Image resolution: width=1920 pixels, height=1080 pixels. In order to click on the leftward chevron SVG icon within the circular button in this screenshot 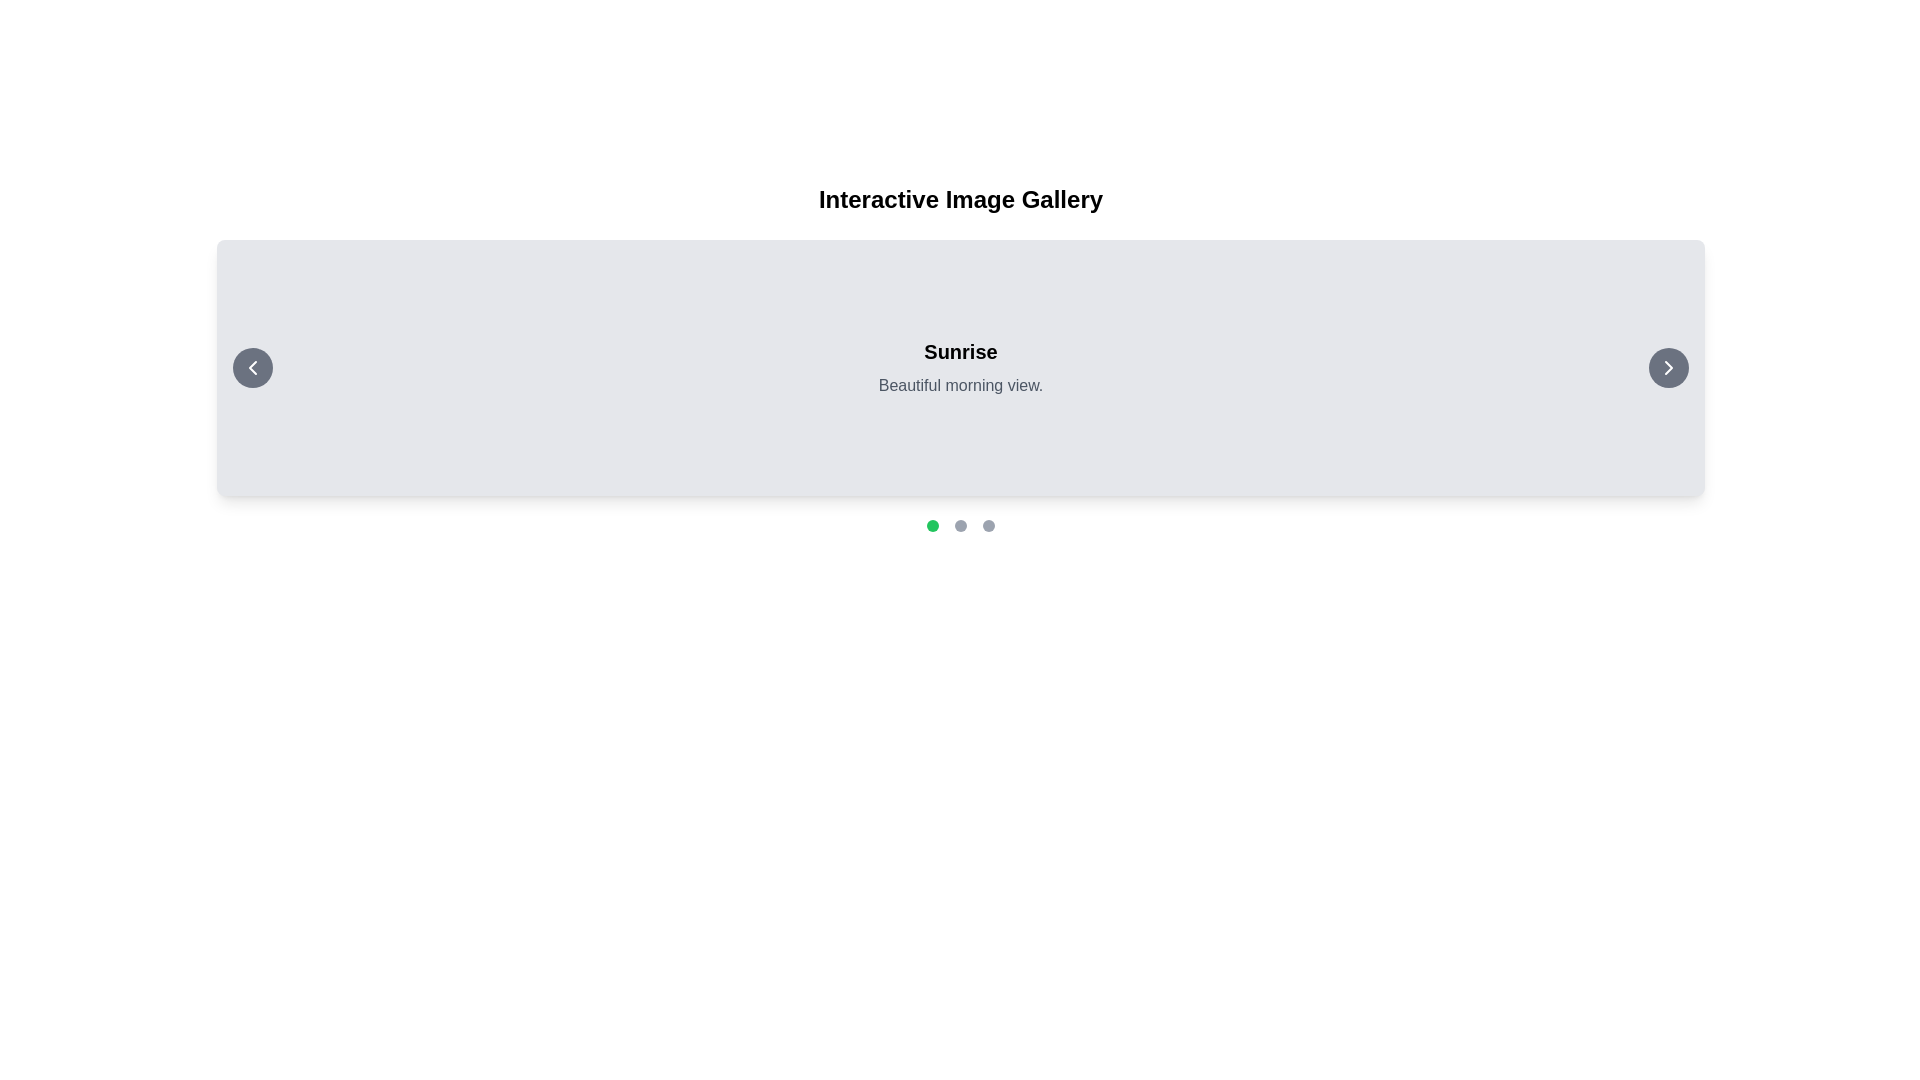, I will do `click(252, 367)`.